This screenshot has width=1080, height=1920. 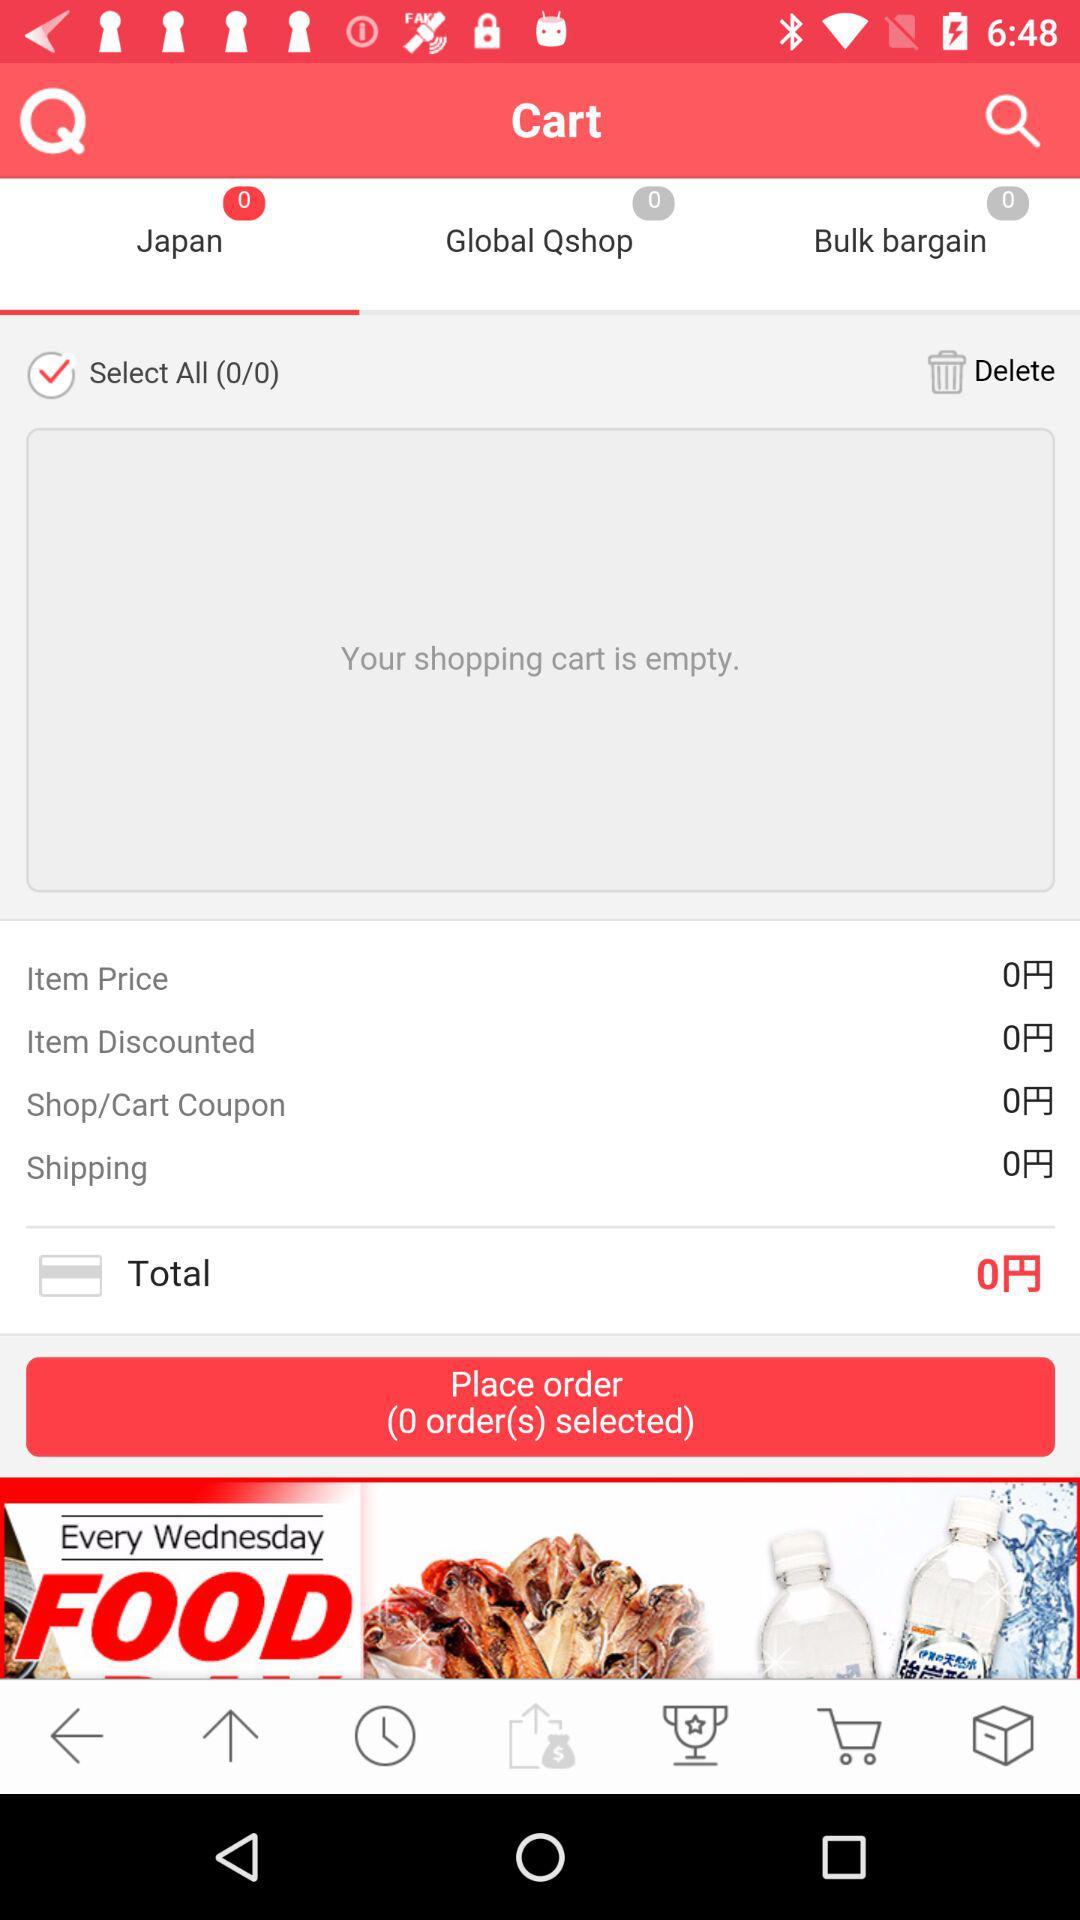 What do you see at coordinates (1011, 119) in the screenshot?
I see `search` at bounding box center [1011, 119].